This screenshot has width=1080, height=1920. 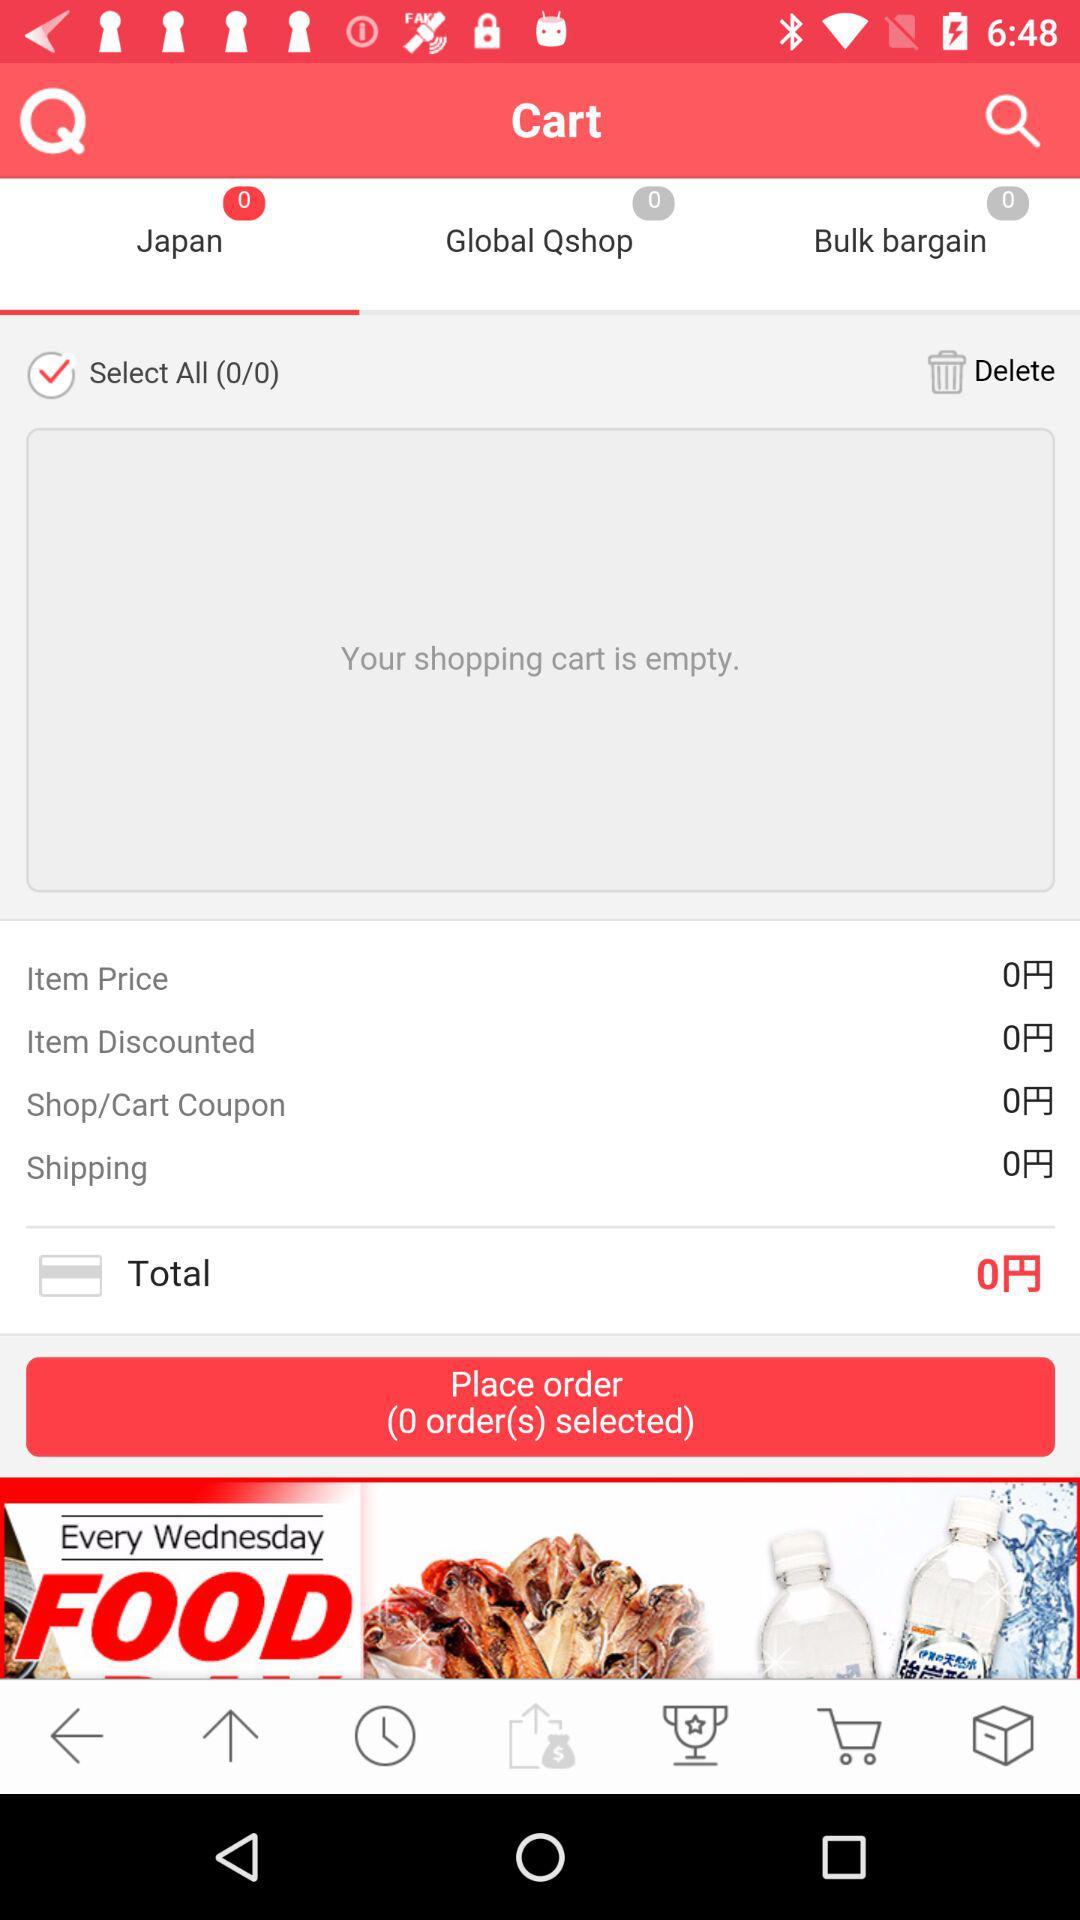 What do you see at coordinates (1011, 119) in the screenshot?
I see `search` at bounding box center [1011, 119].